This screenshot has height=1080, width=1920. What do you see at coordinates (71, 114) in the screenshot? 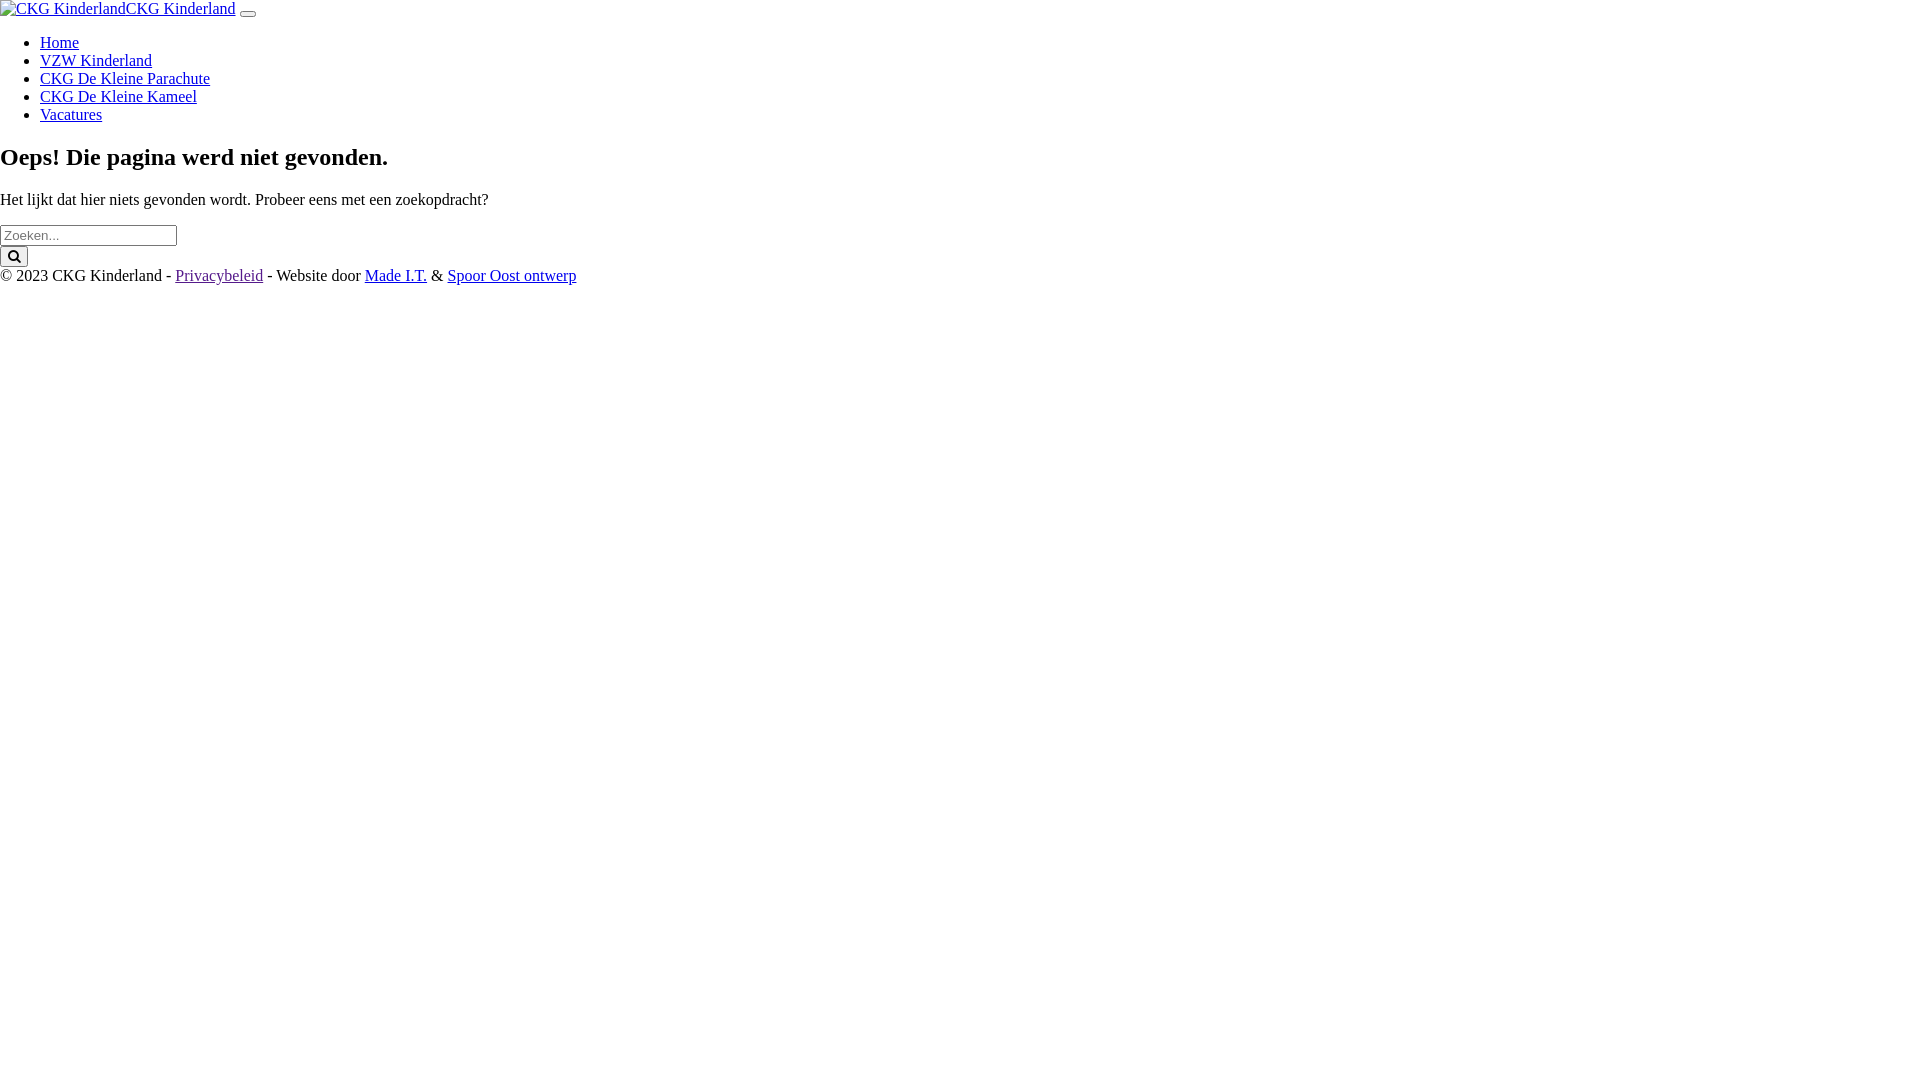
I see `'Vacatures'` at bounding box center [71, 114].